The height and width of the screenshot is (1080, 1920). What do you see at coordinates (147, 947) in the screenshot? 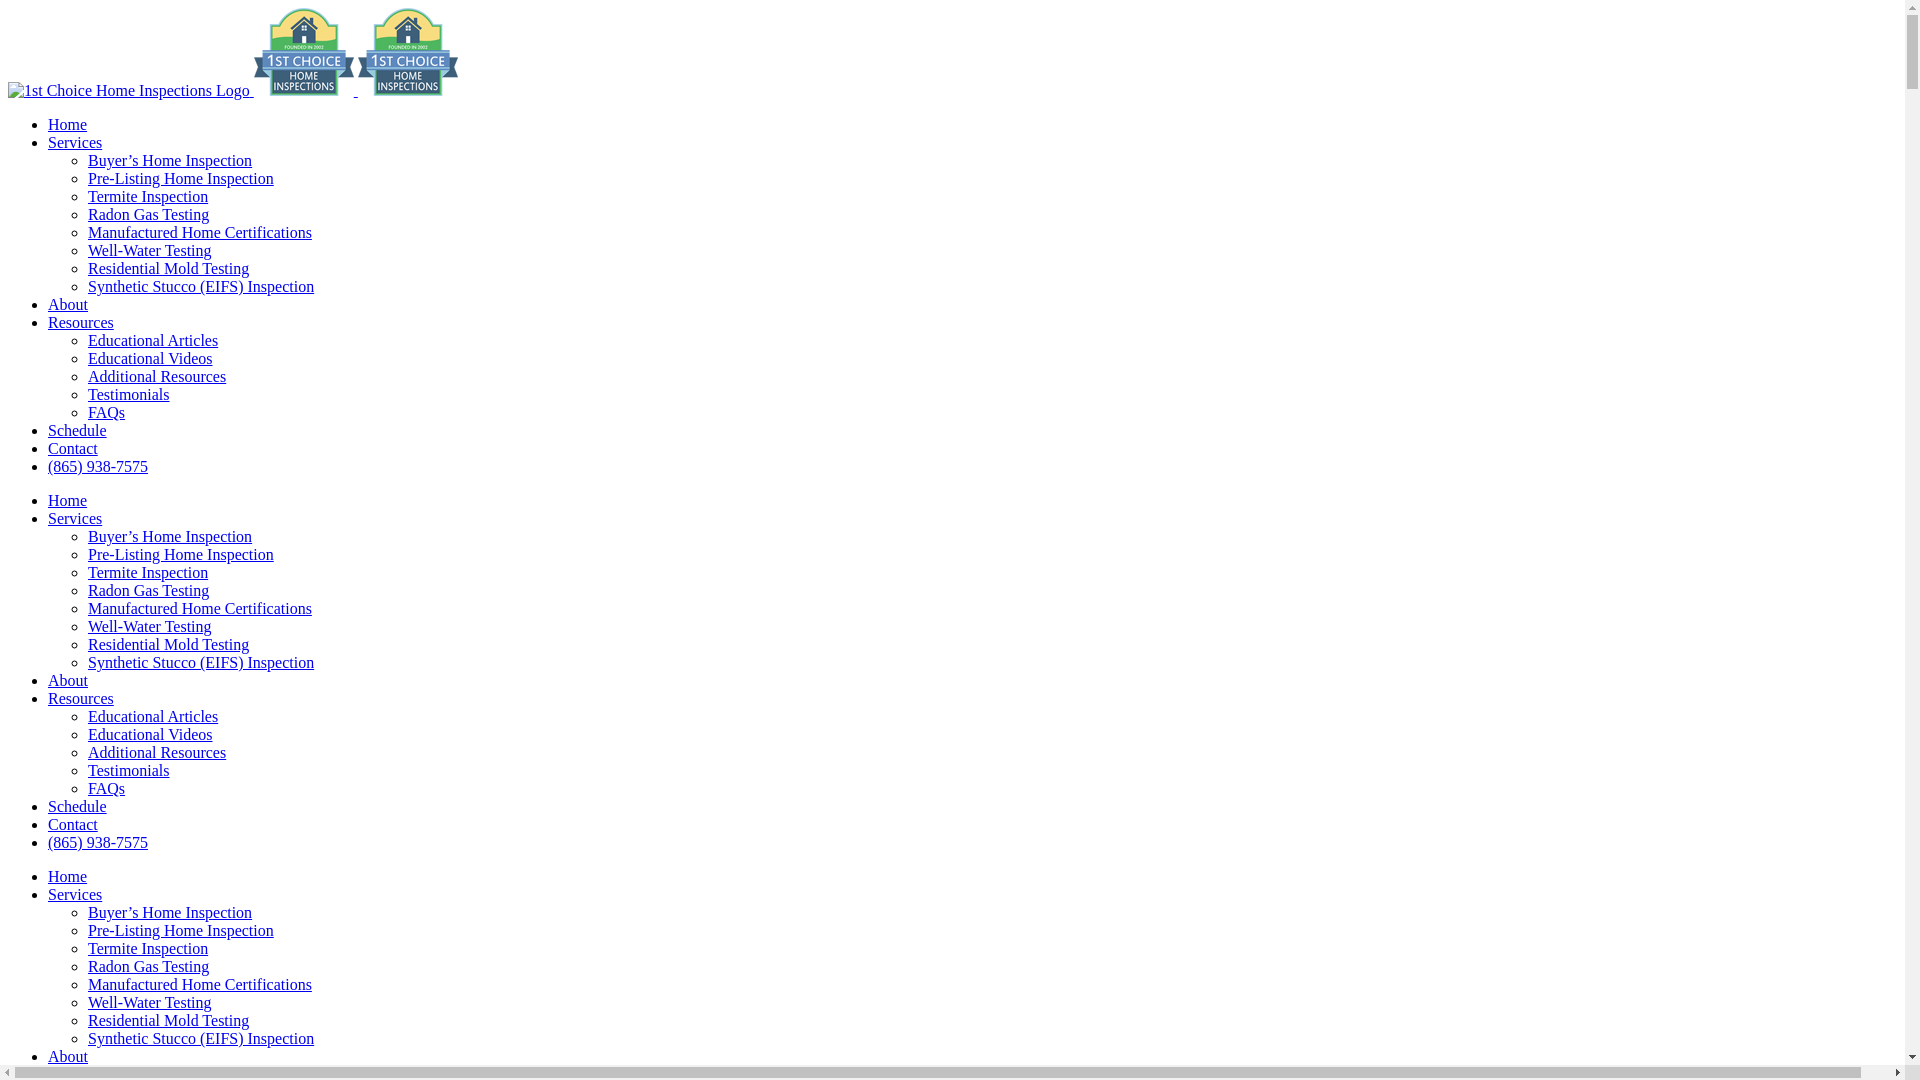
I see `'Termite Inspection'` at bounding box center [147, 947].